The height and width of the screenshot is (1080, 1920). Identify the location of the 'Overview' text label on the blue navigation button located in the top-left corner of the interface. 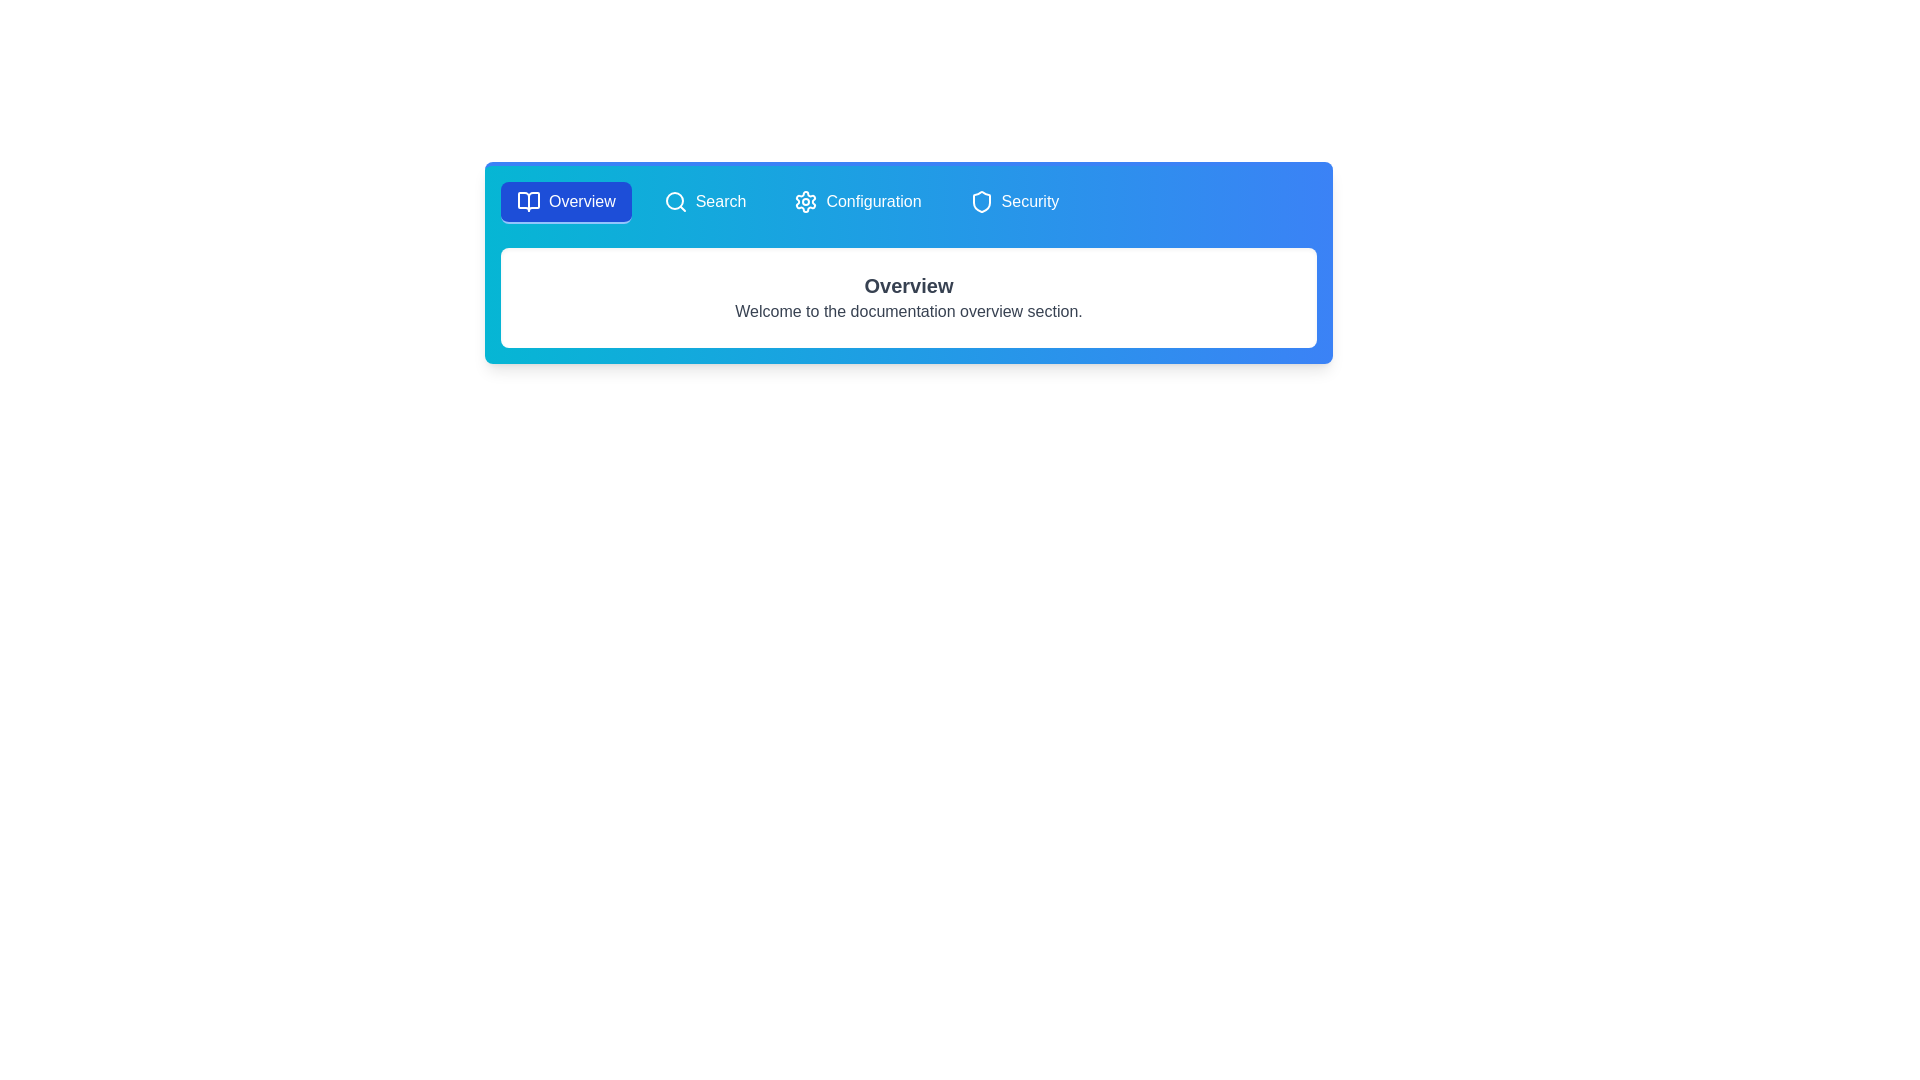
(581, 201).